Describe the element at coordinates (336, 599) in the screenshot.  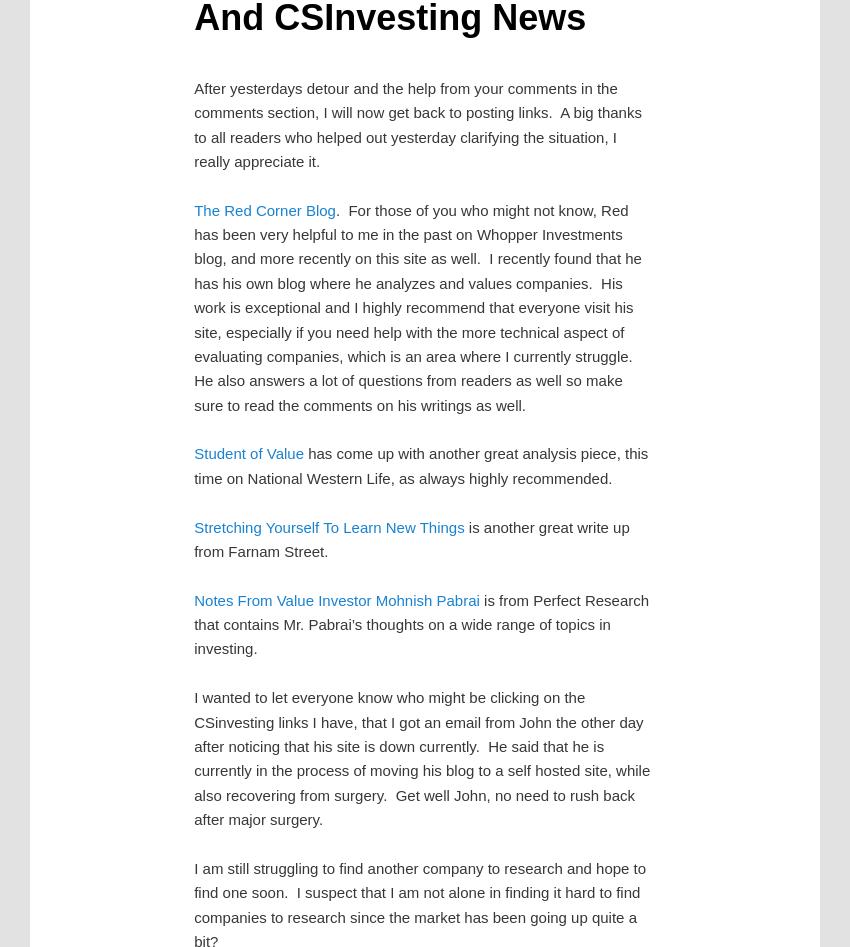
I see `'Notes From Value Investor Mohnish Pabrai'` at that location.